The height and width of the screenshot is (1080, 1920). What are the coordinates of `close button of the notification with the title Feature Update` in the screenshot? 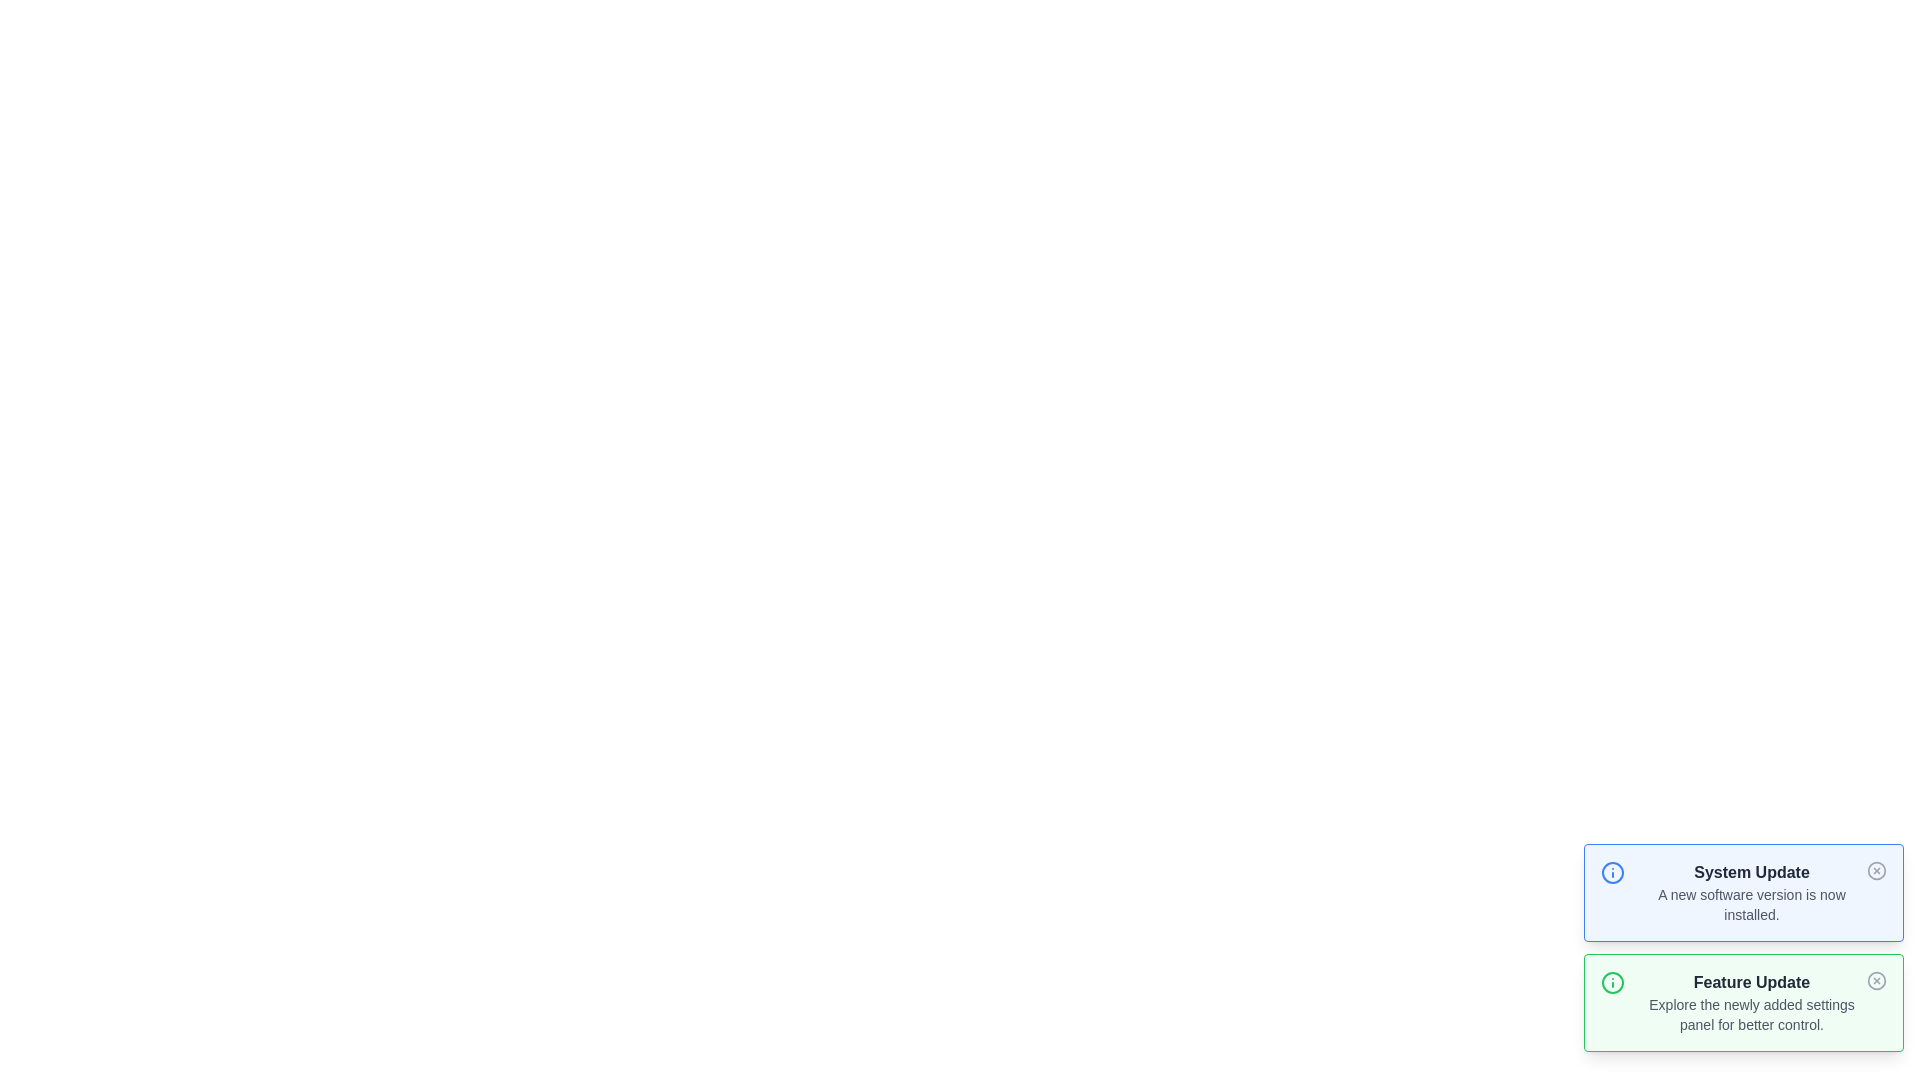 It's located at (1875, 979).